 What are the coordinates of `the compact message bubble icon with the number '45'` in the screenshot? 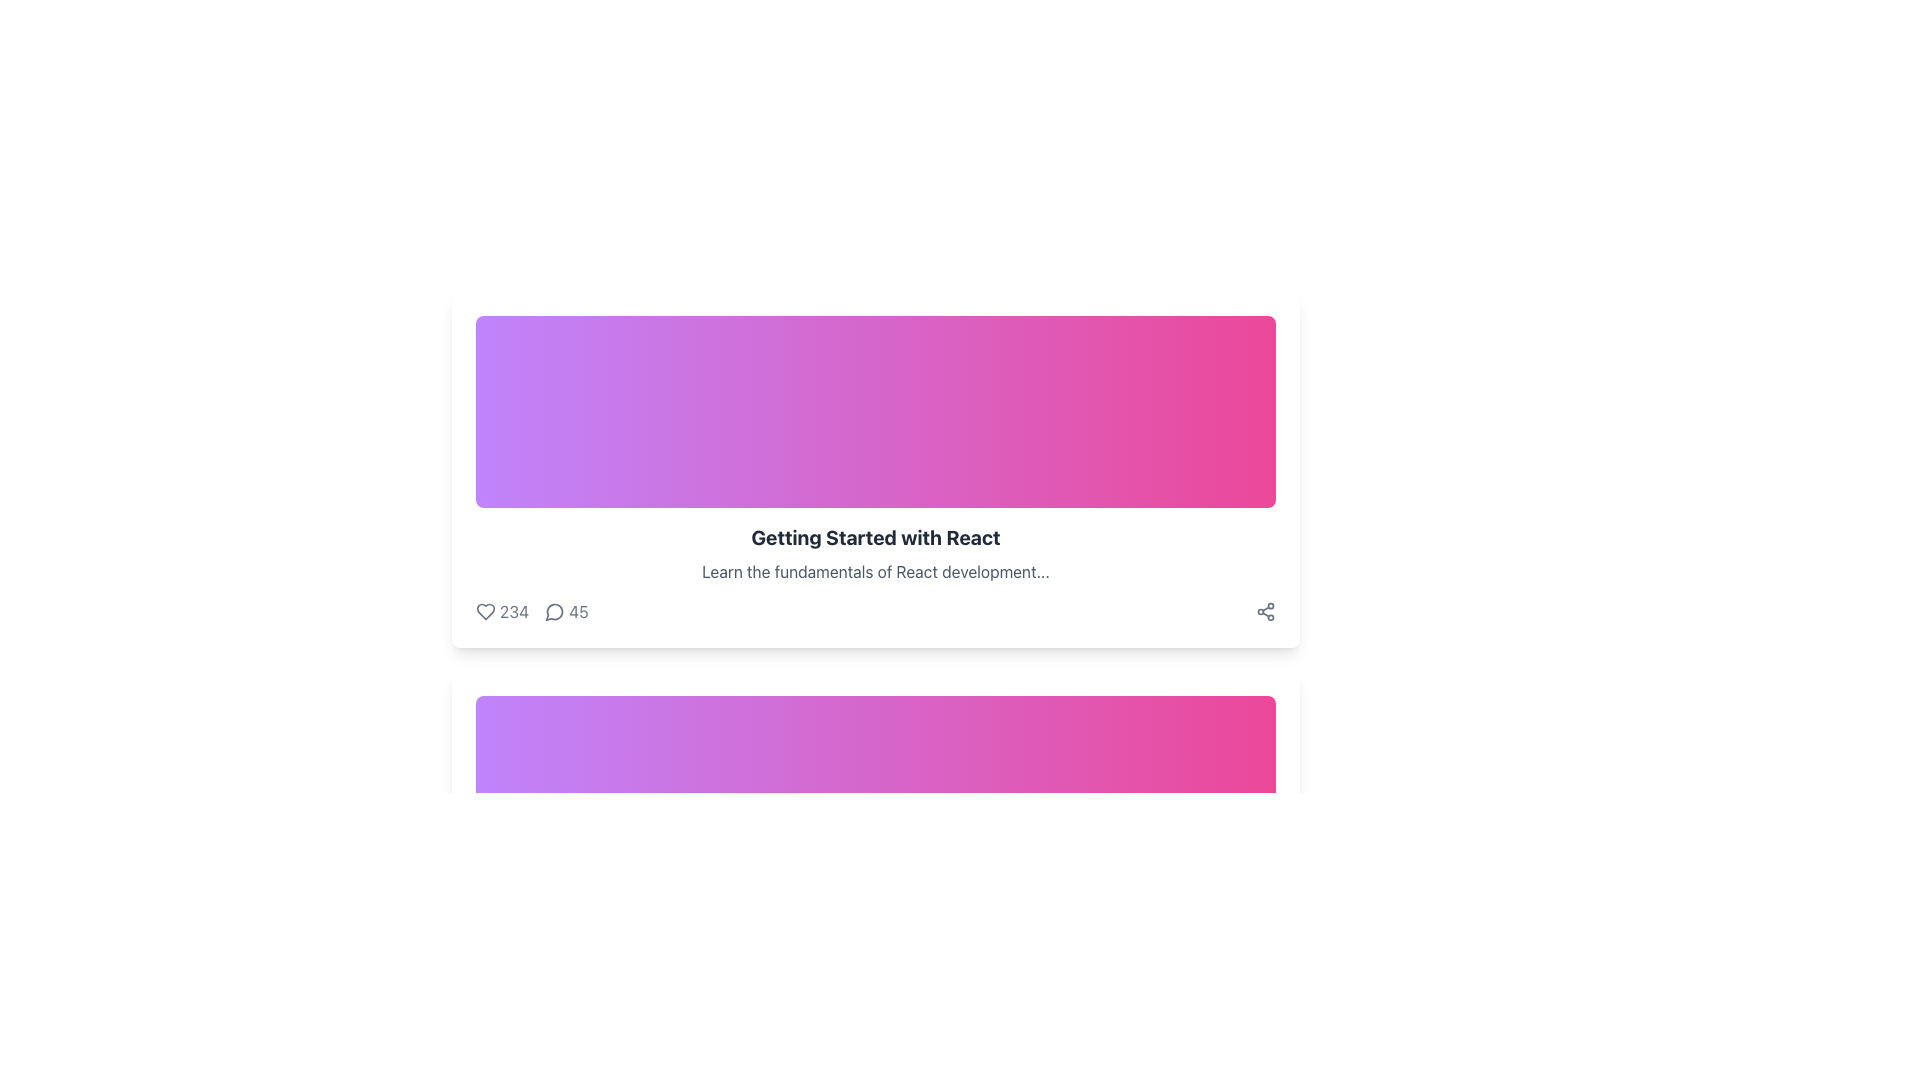 It's located at (565, 611).